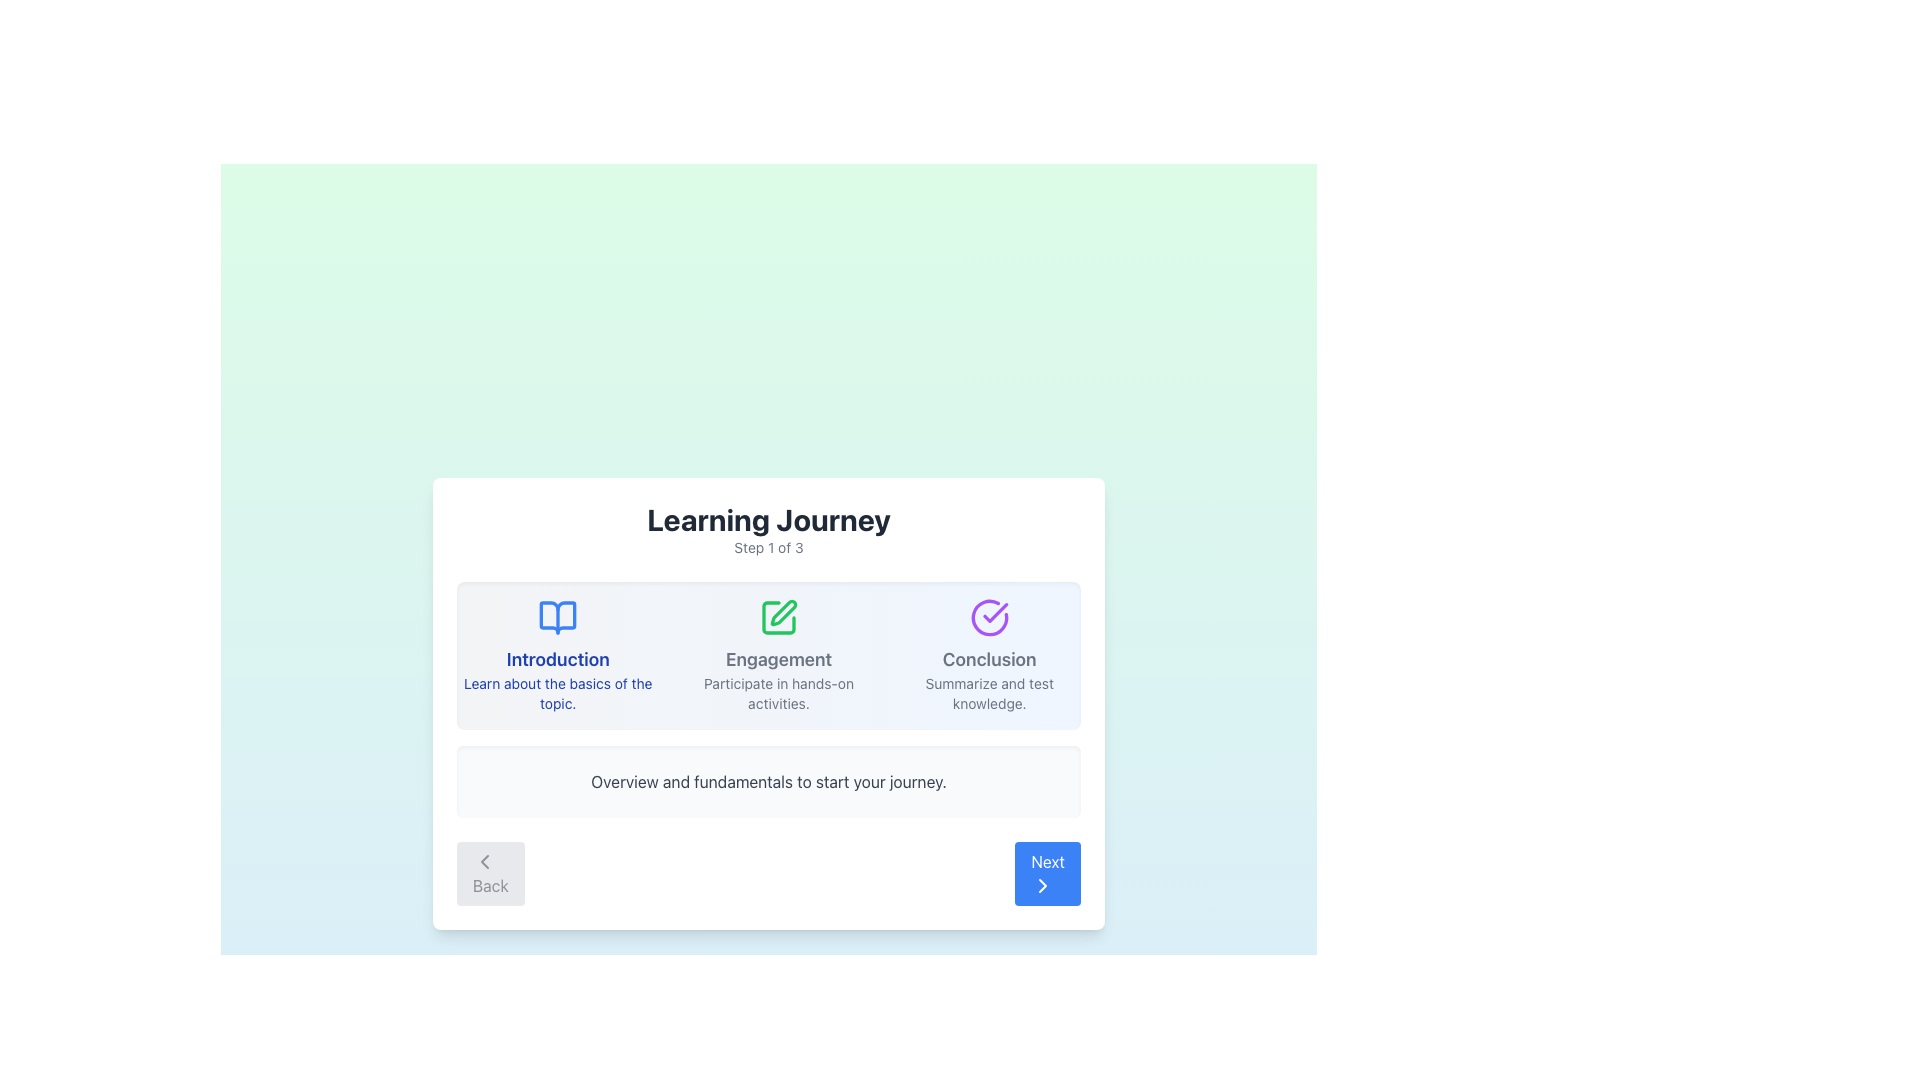 Image resolution: width=1920 pixels, height=1080 pixels. What do you see at coordinates (777, 693) in the screenshot?
I see `the descriptive text label for the 'Engagement' section, which provides details about the associated activity` at bounding box center [777, 693].